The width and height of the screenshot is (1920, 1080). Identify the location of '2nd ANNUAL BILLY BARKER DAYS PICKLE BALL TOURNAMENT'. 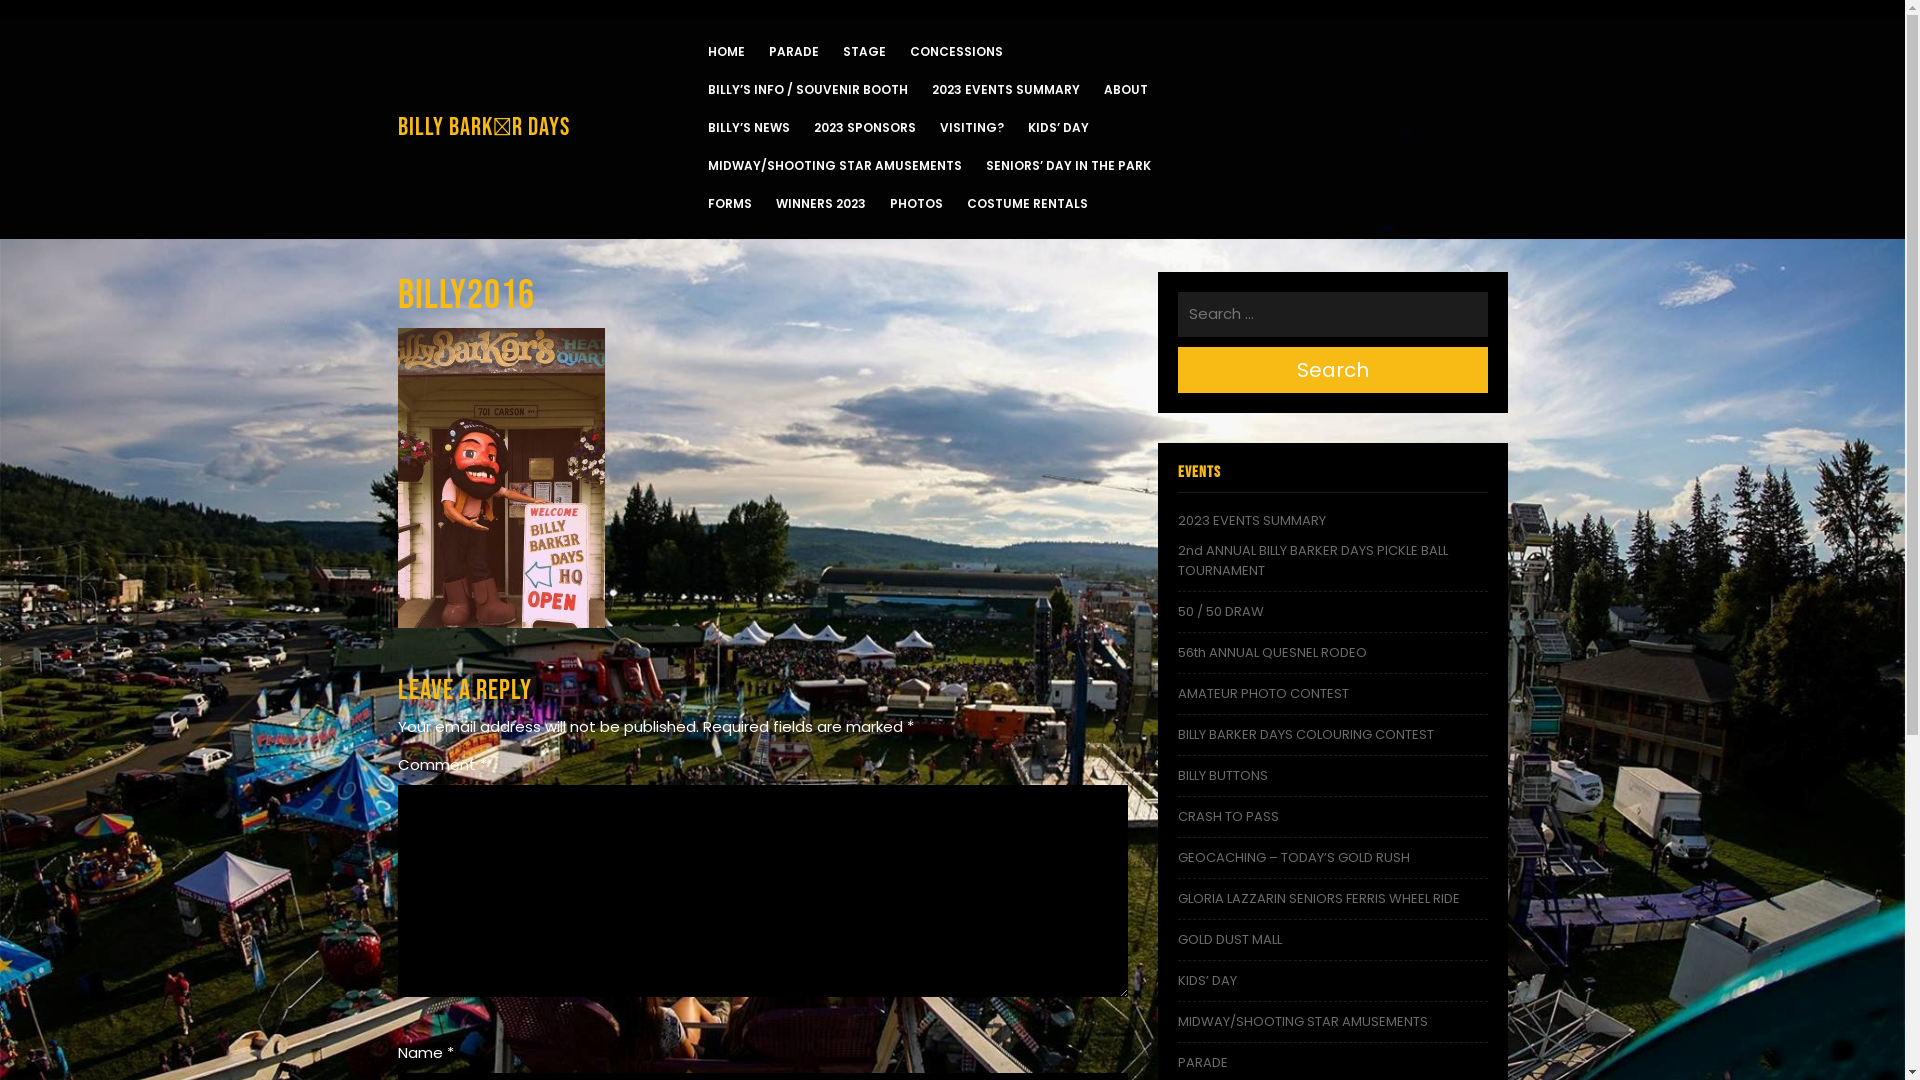
(1313, 560).